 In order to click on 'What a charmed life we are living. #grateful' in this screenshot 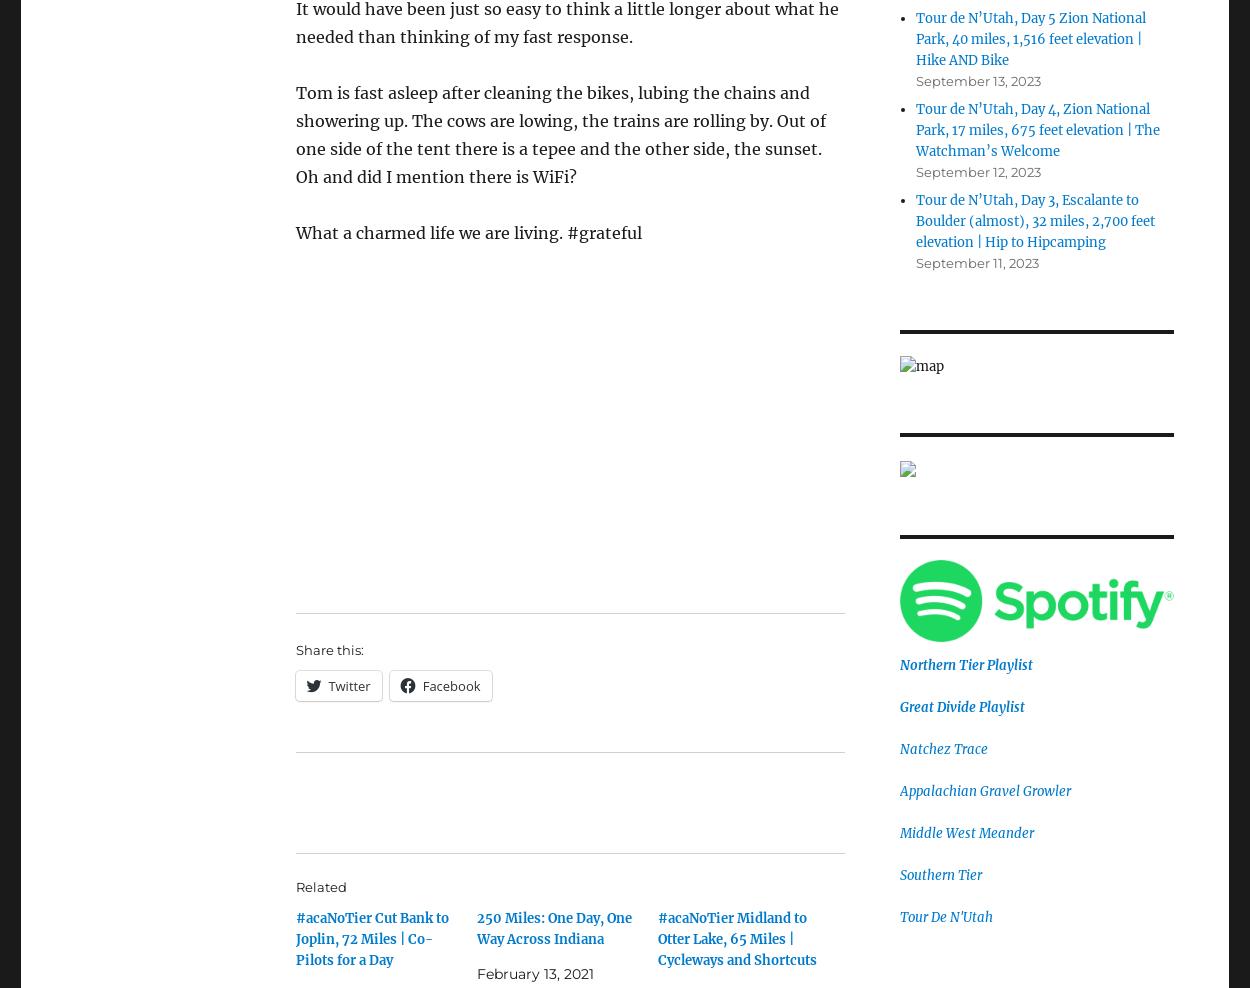, I will do `click(295, 232)`.